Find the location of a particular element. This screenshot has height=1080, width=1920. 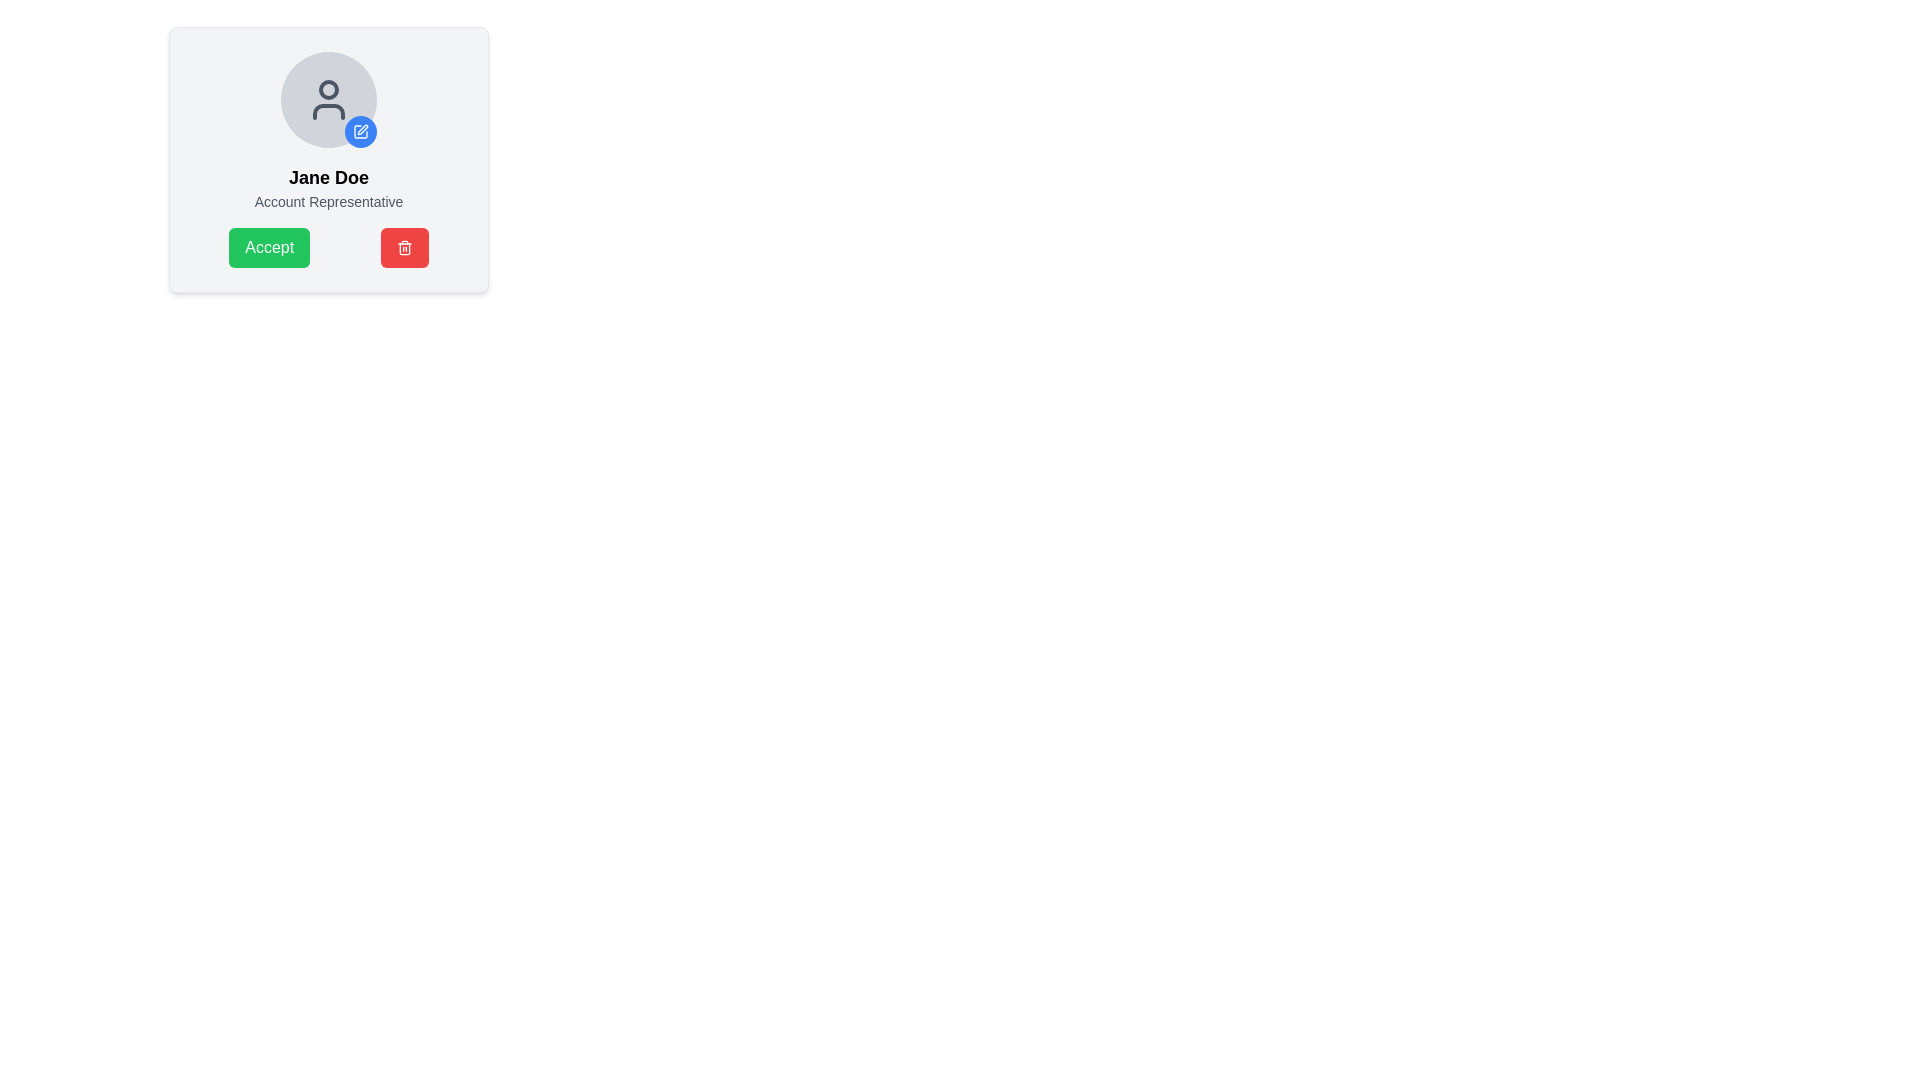

the profile picture with edit indicator, located at the top-center of the card interface is located at coordinates (329, 100).